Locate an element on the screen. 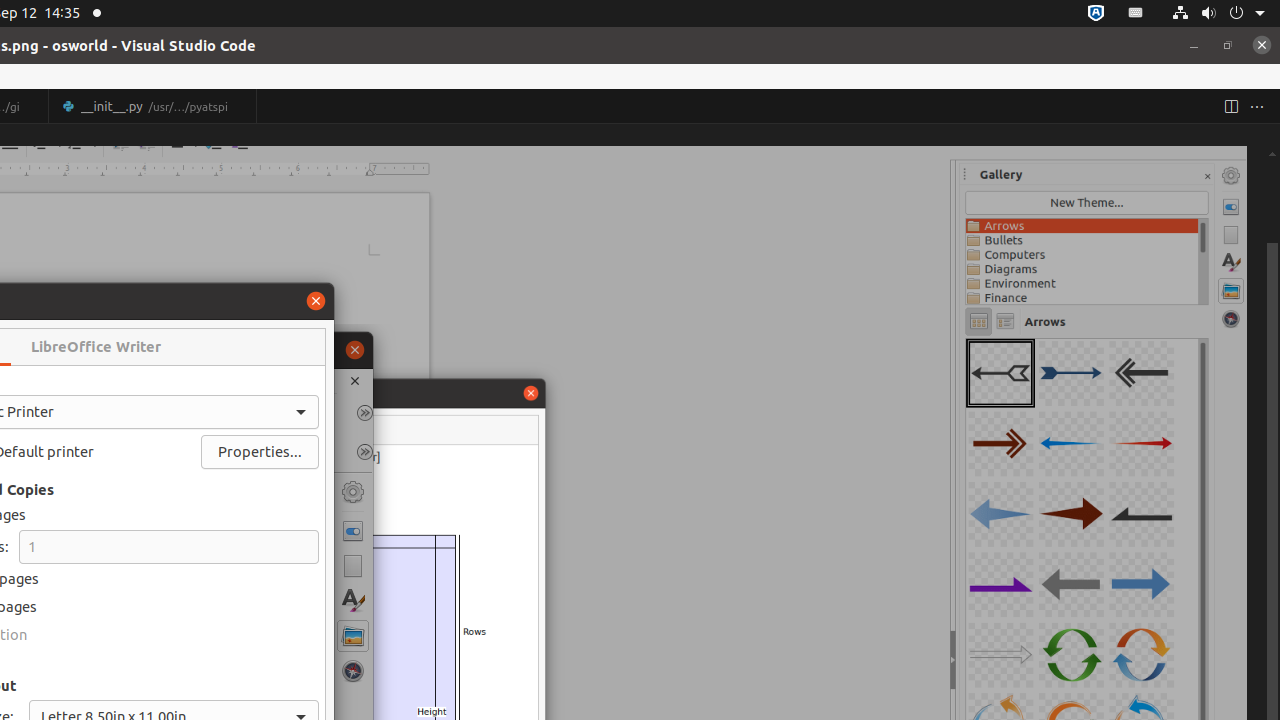  ':1.72/StatusNotifierItem' is located at coordinates (1094, 13).